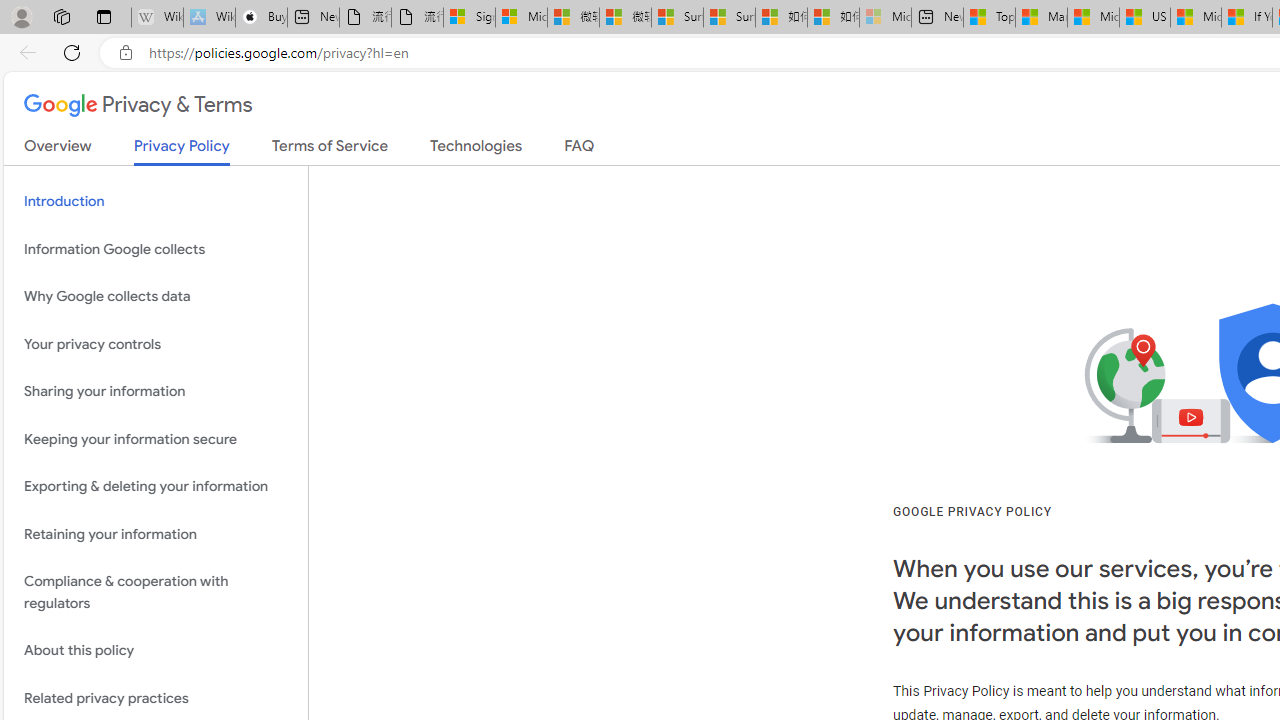 This screenshot has width=1280, height=720. Describe the element at coordinates (155, 392) in the screenshot. I see `'Sharing your information'` at that location.